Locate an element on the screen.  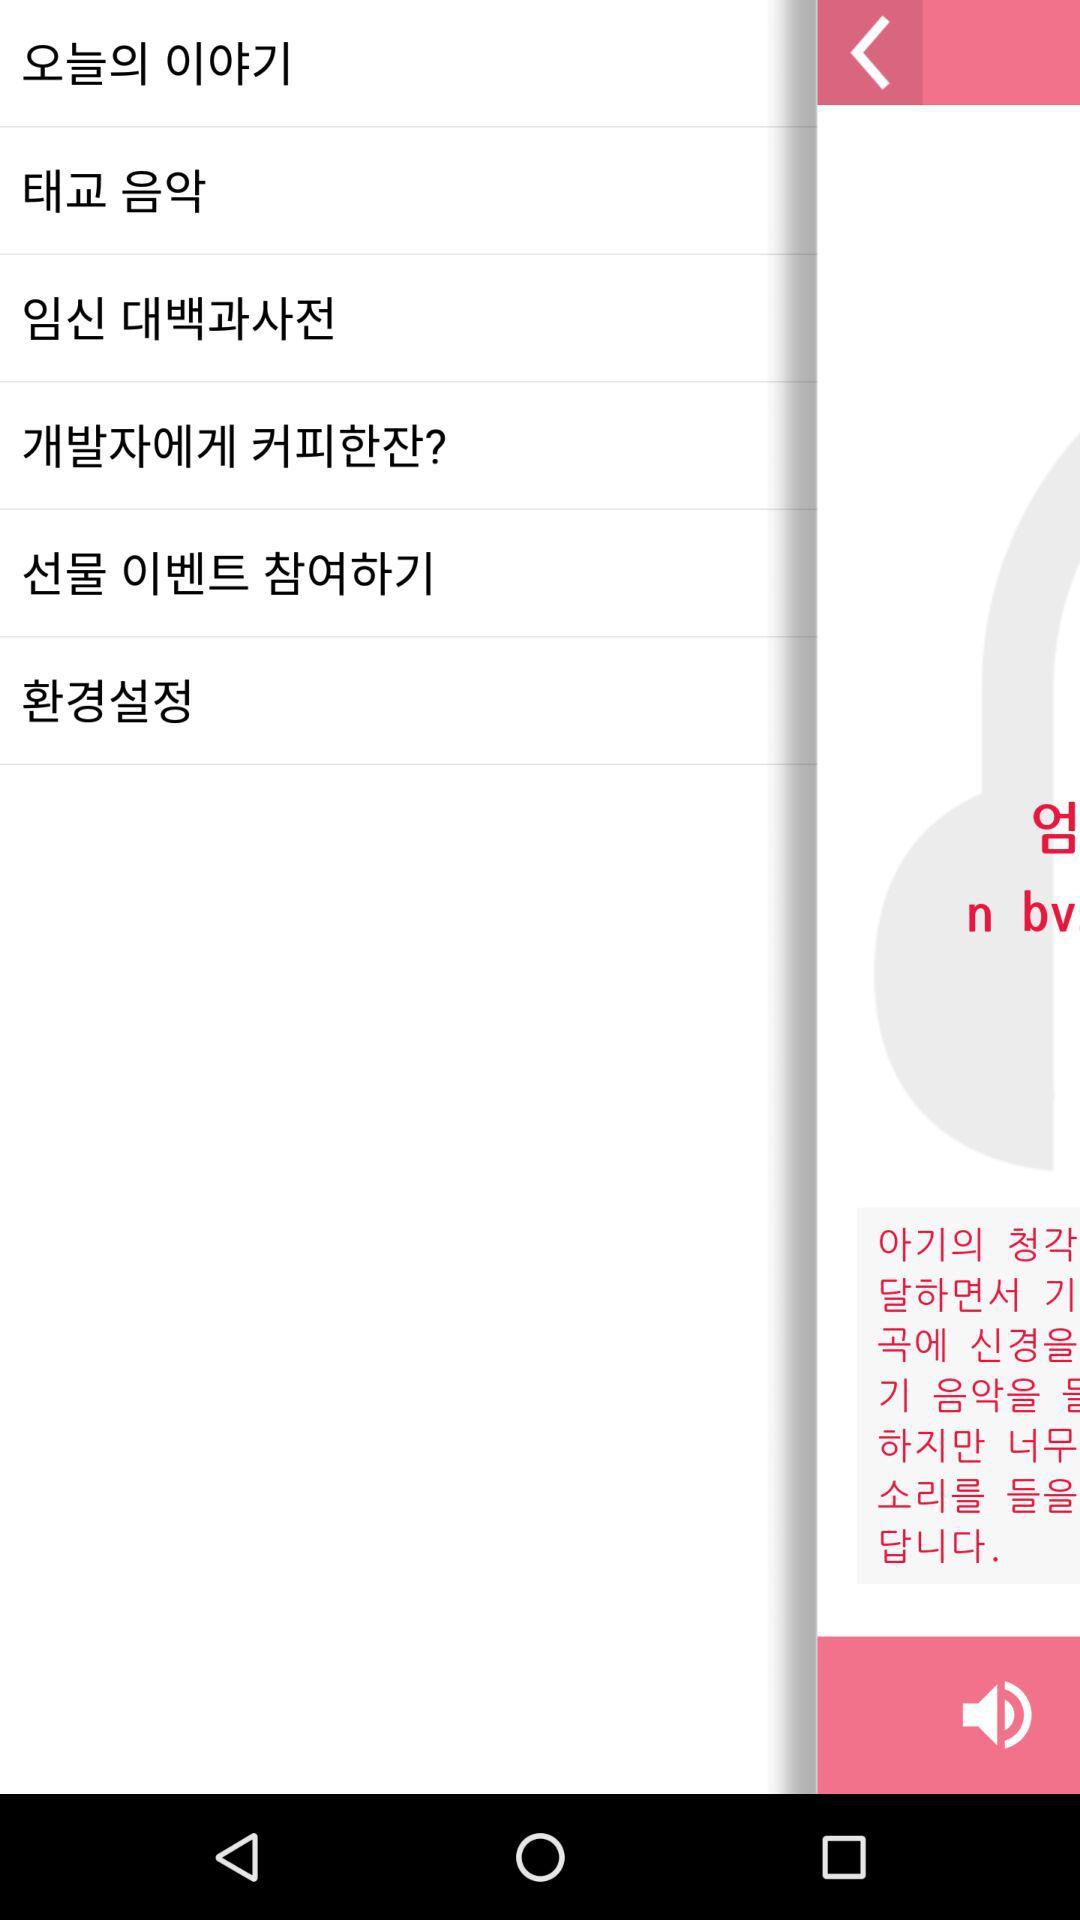
icon at the center is located at coordinates (540, 700).